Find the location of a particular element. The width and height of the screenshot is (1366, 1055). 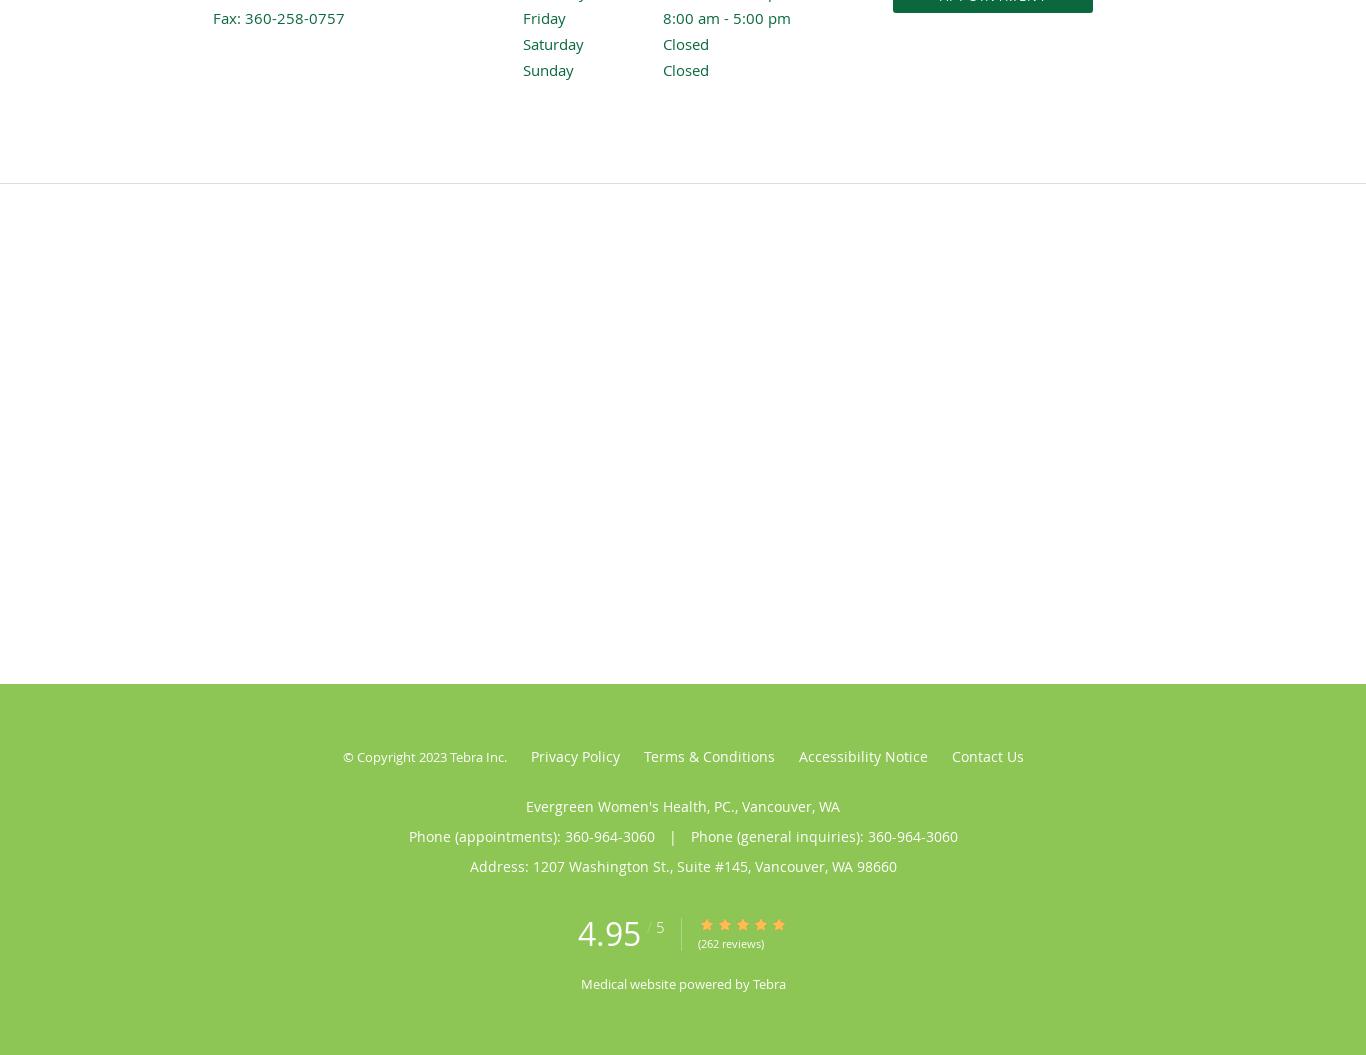

'Sunday' is located at coordinates (548, 67).